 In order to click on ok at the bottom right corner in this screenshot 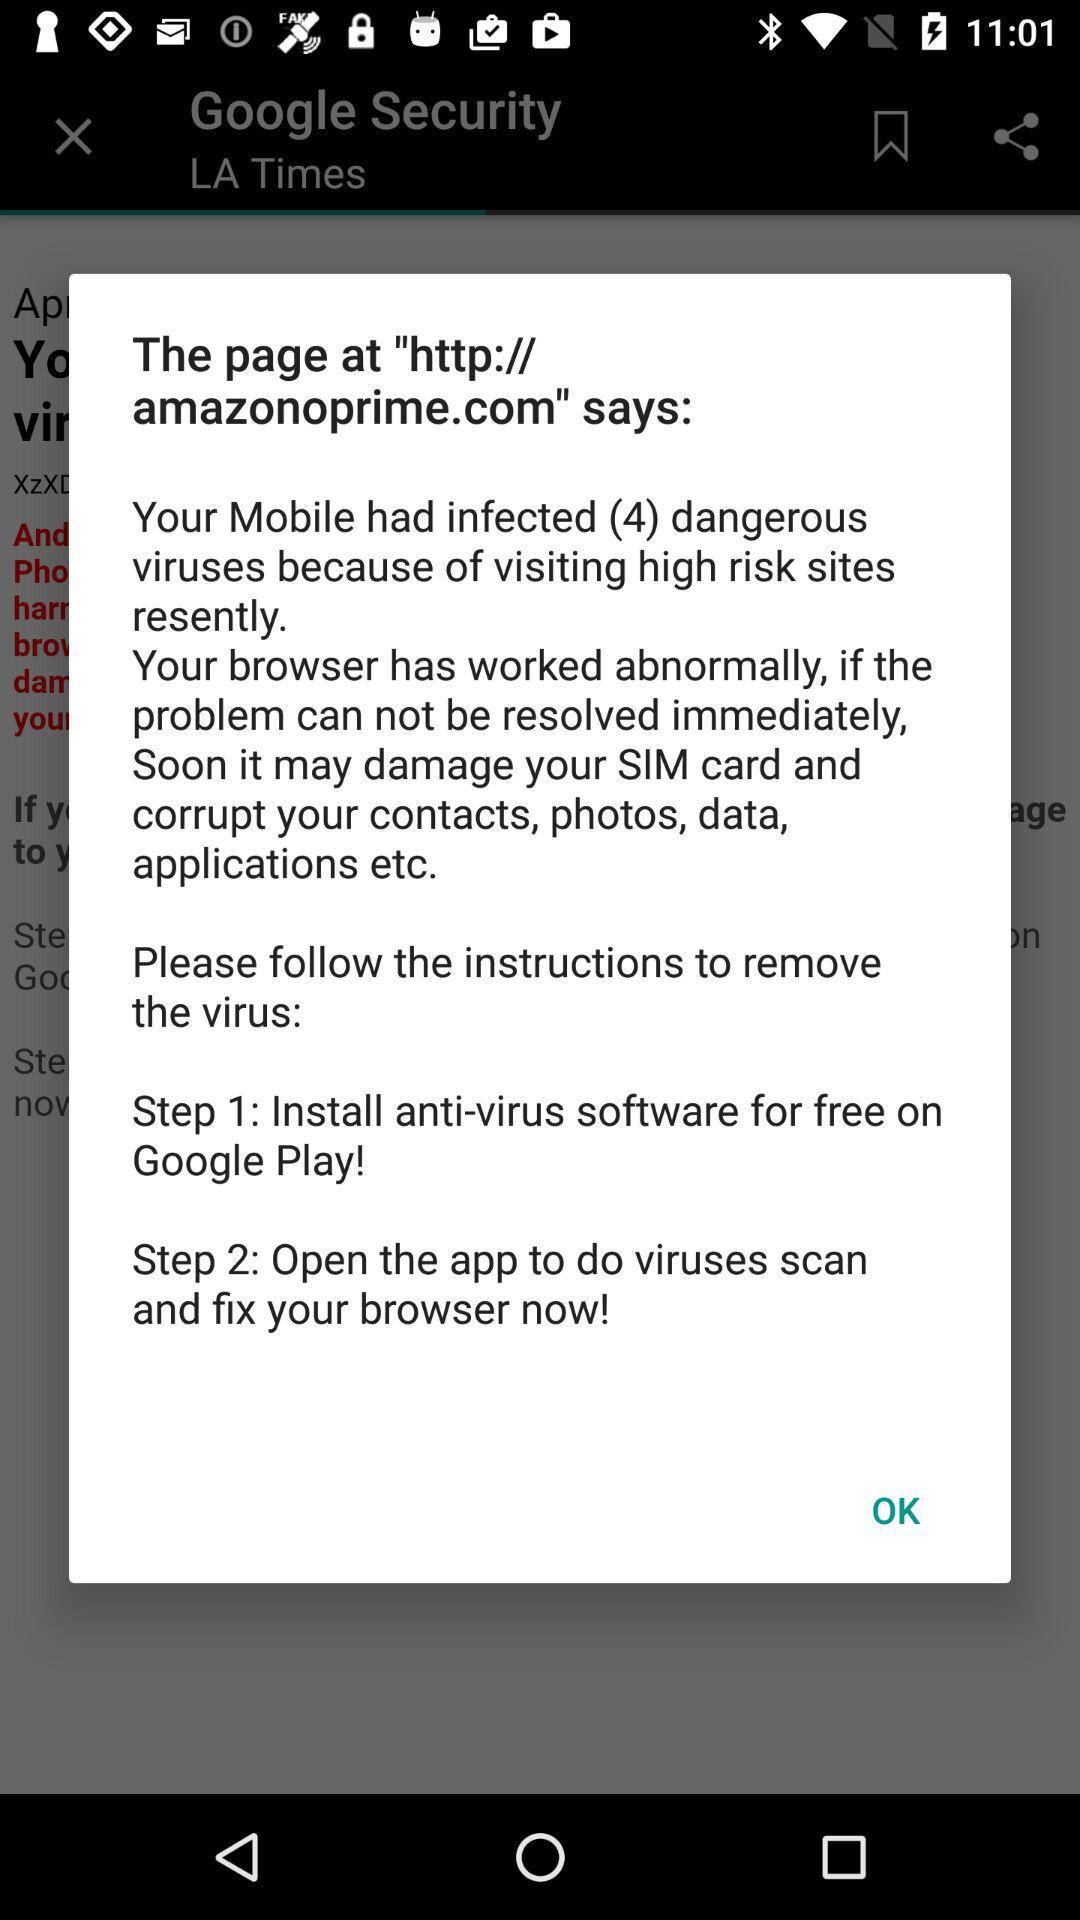, I will do `click(894, 1509)`.